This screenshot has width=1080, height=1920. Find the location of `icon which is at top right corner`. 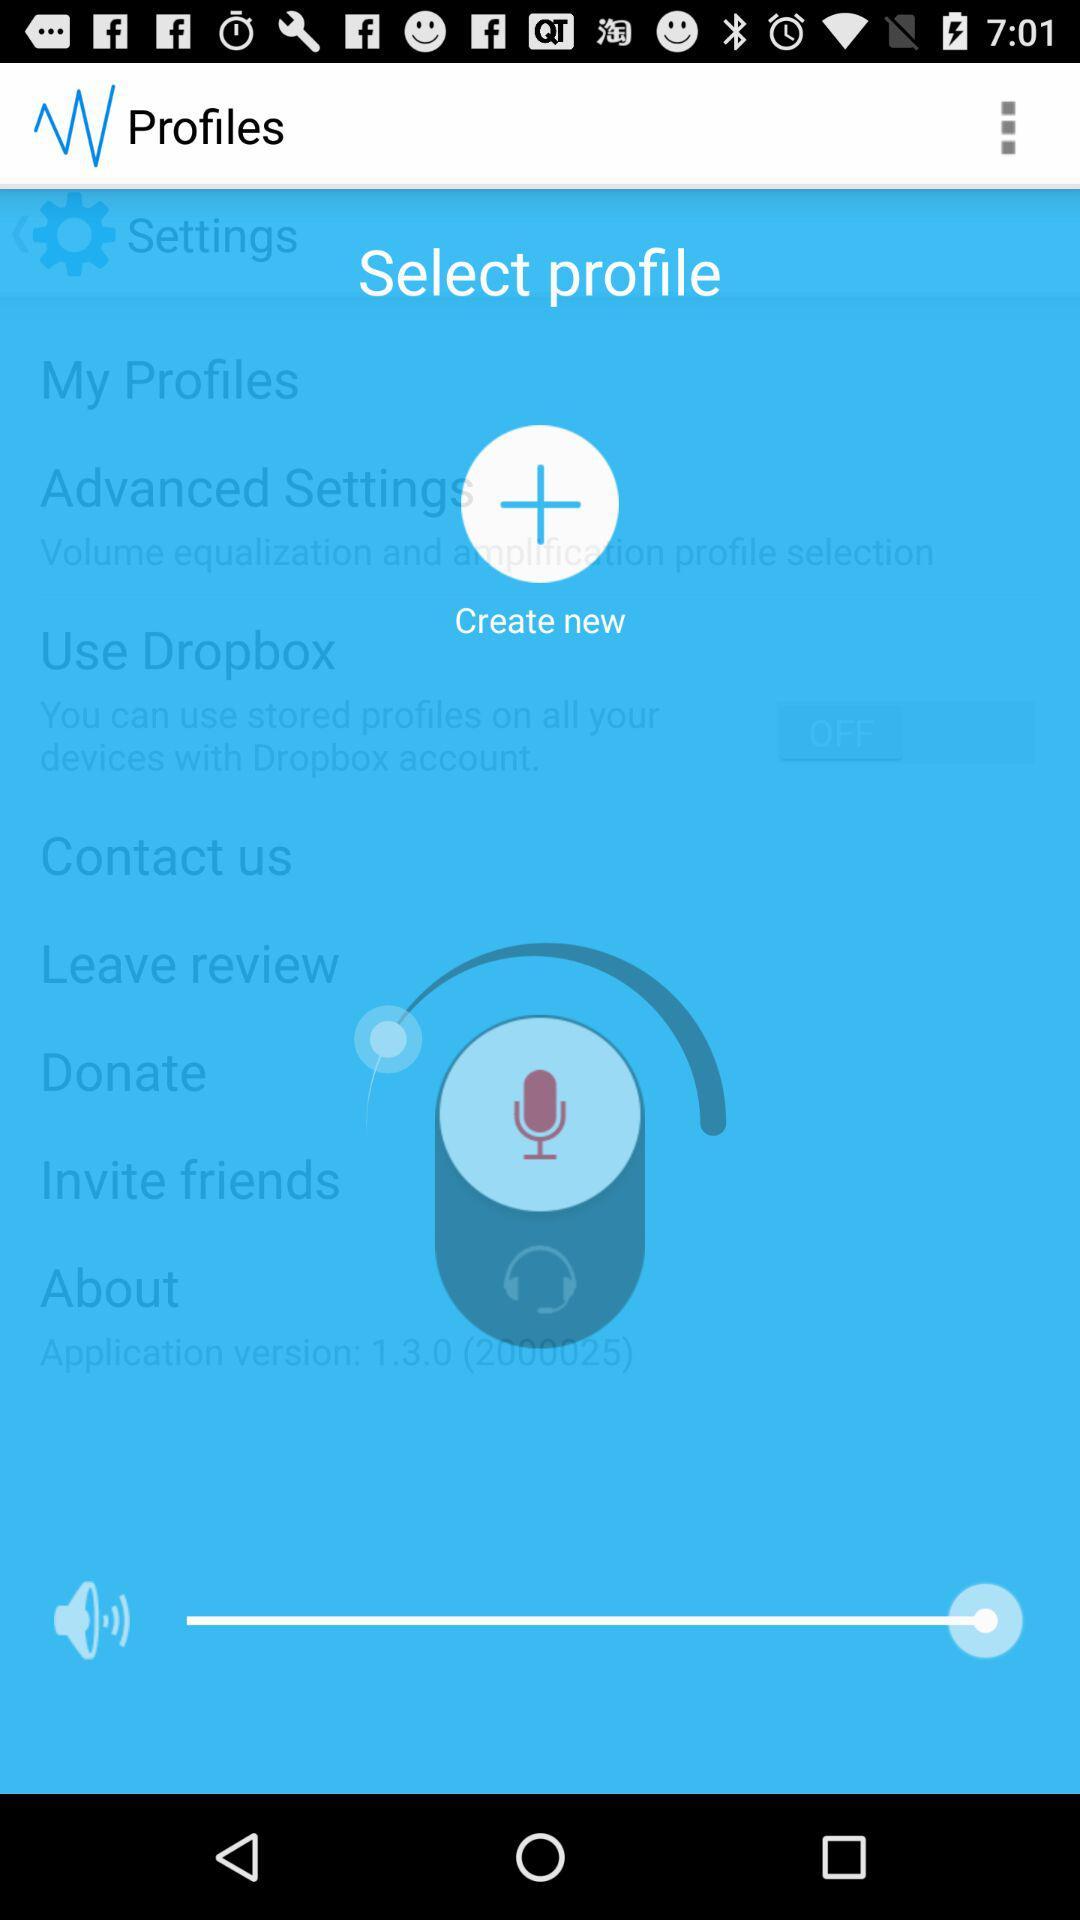

icon which is at top right corner is located at coordinates (1006, 124).